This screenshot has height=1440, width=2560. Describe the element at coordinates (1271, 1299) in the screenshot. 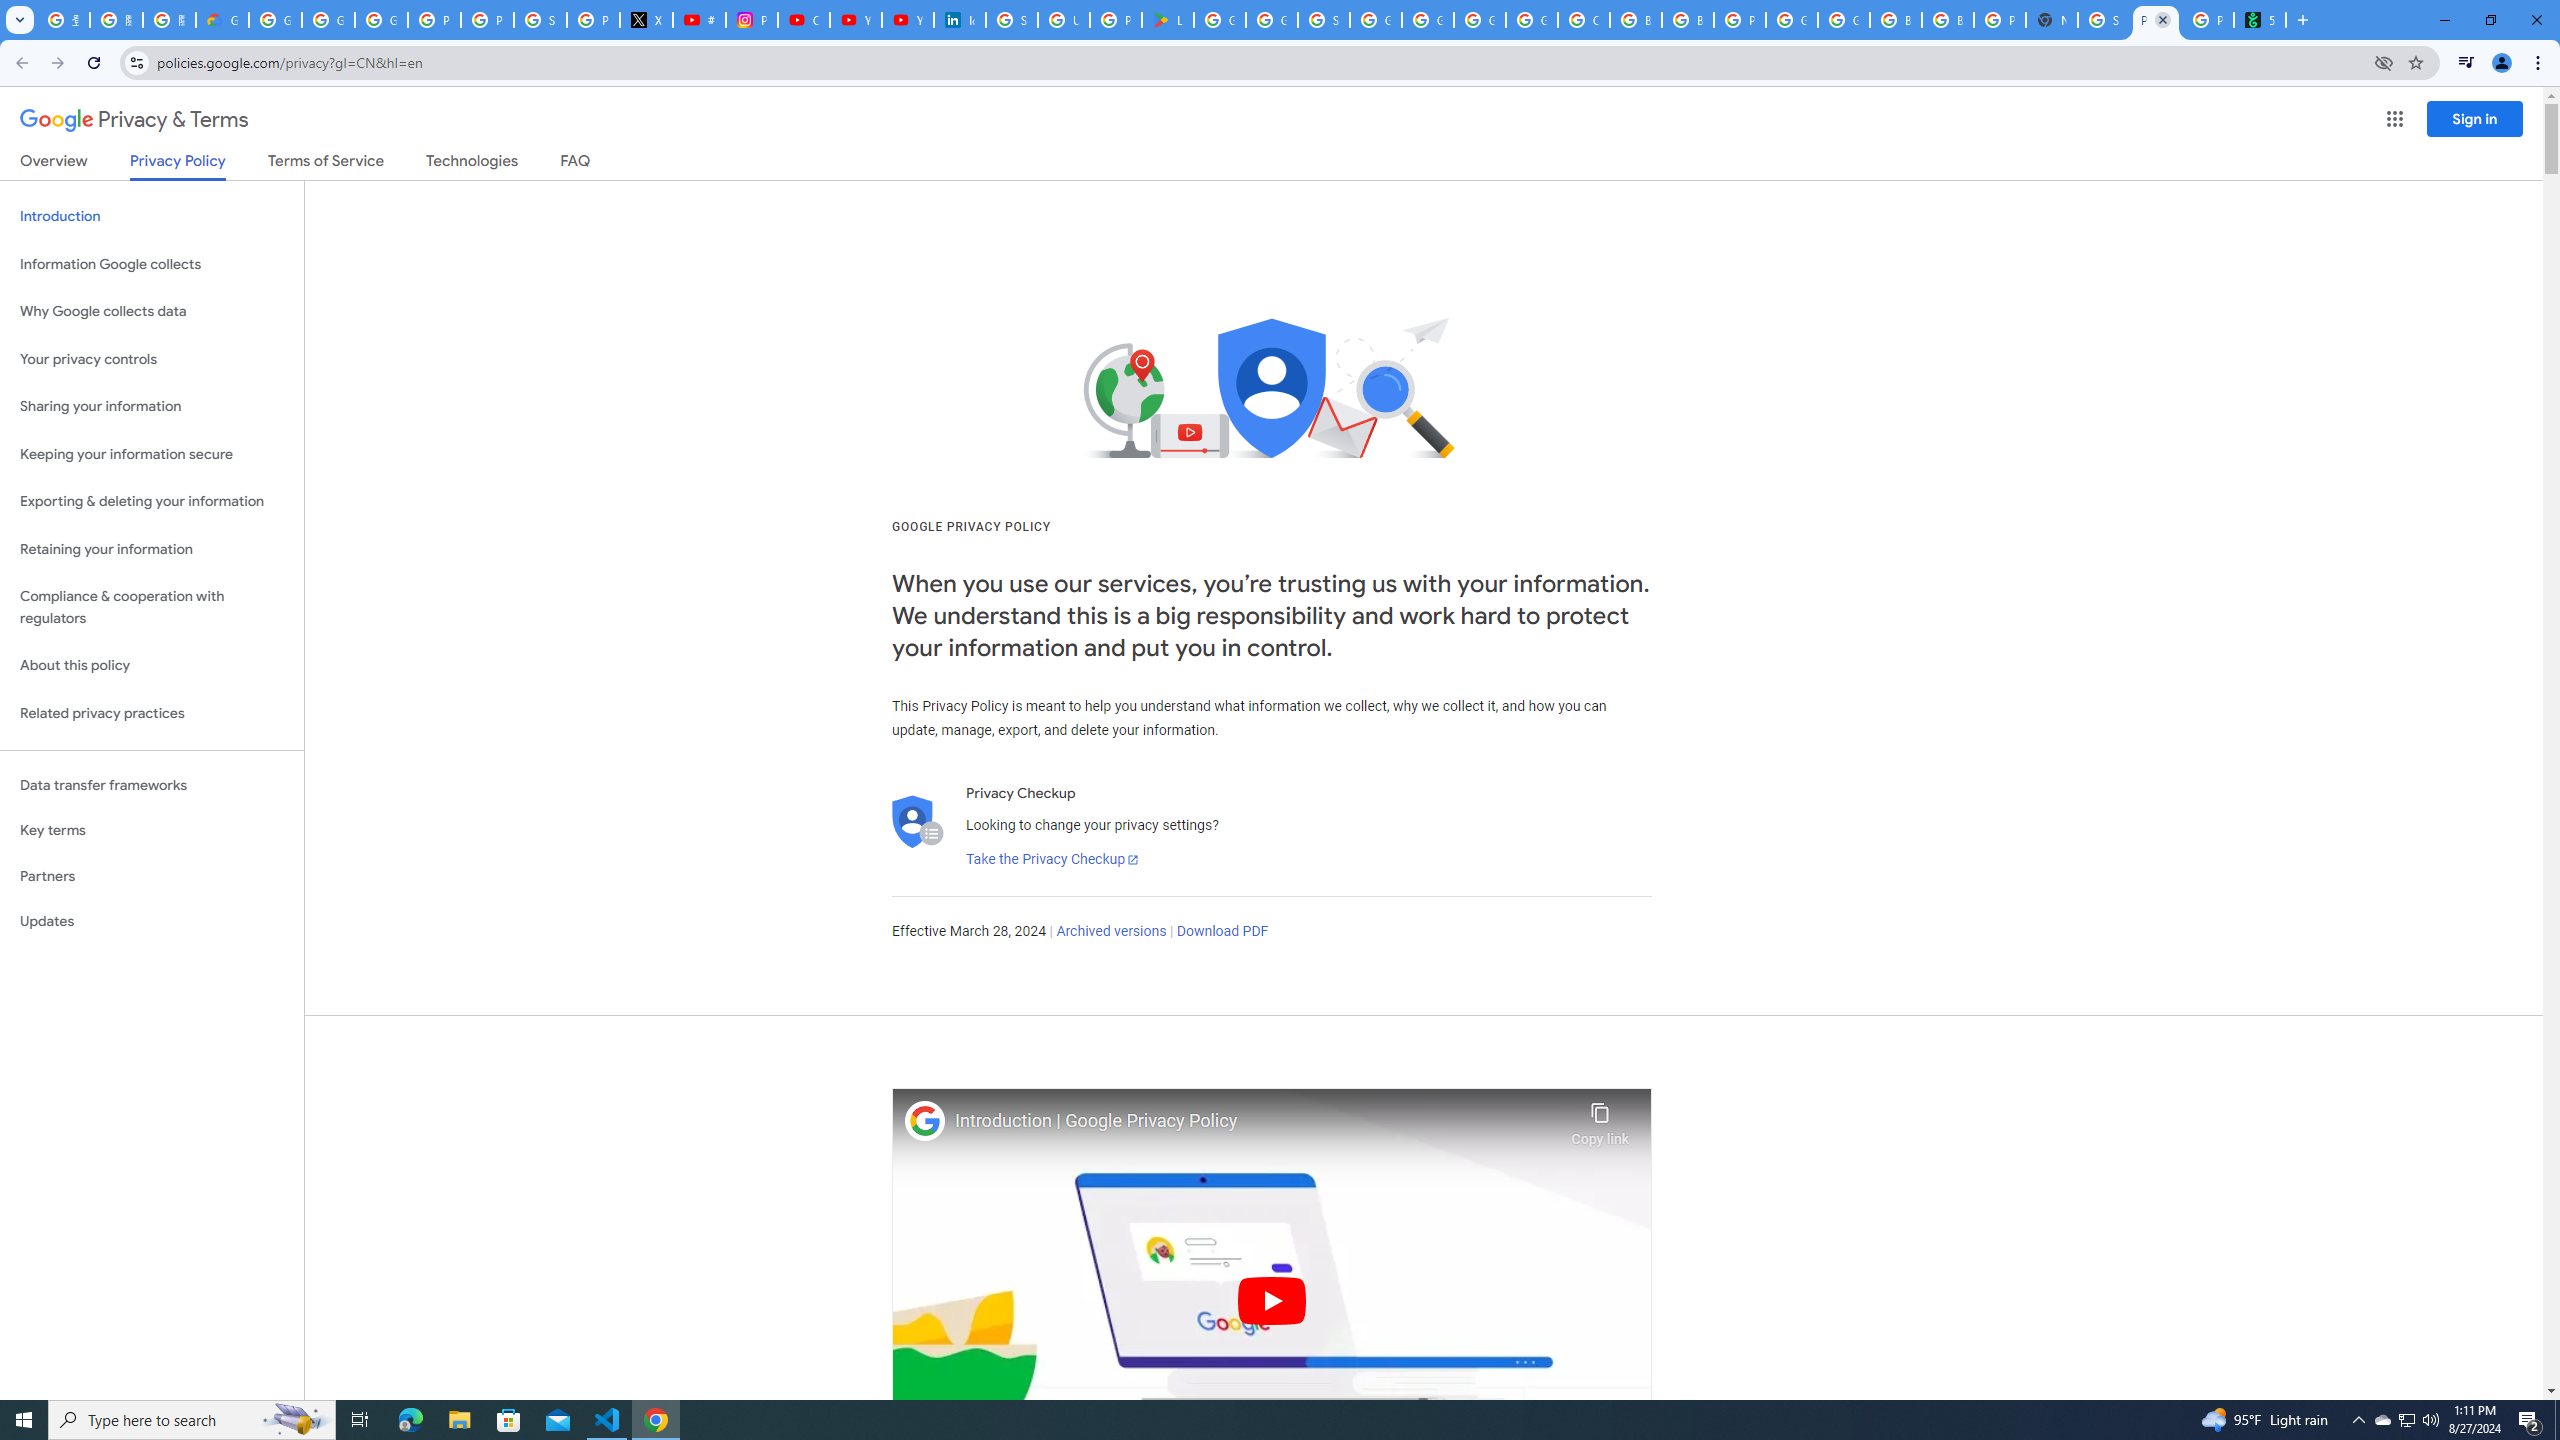

I see `'Play'` at that location.